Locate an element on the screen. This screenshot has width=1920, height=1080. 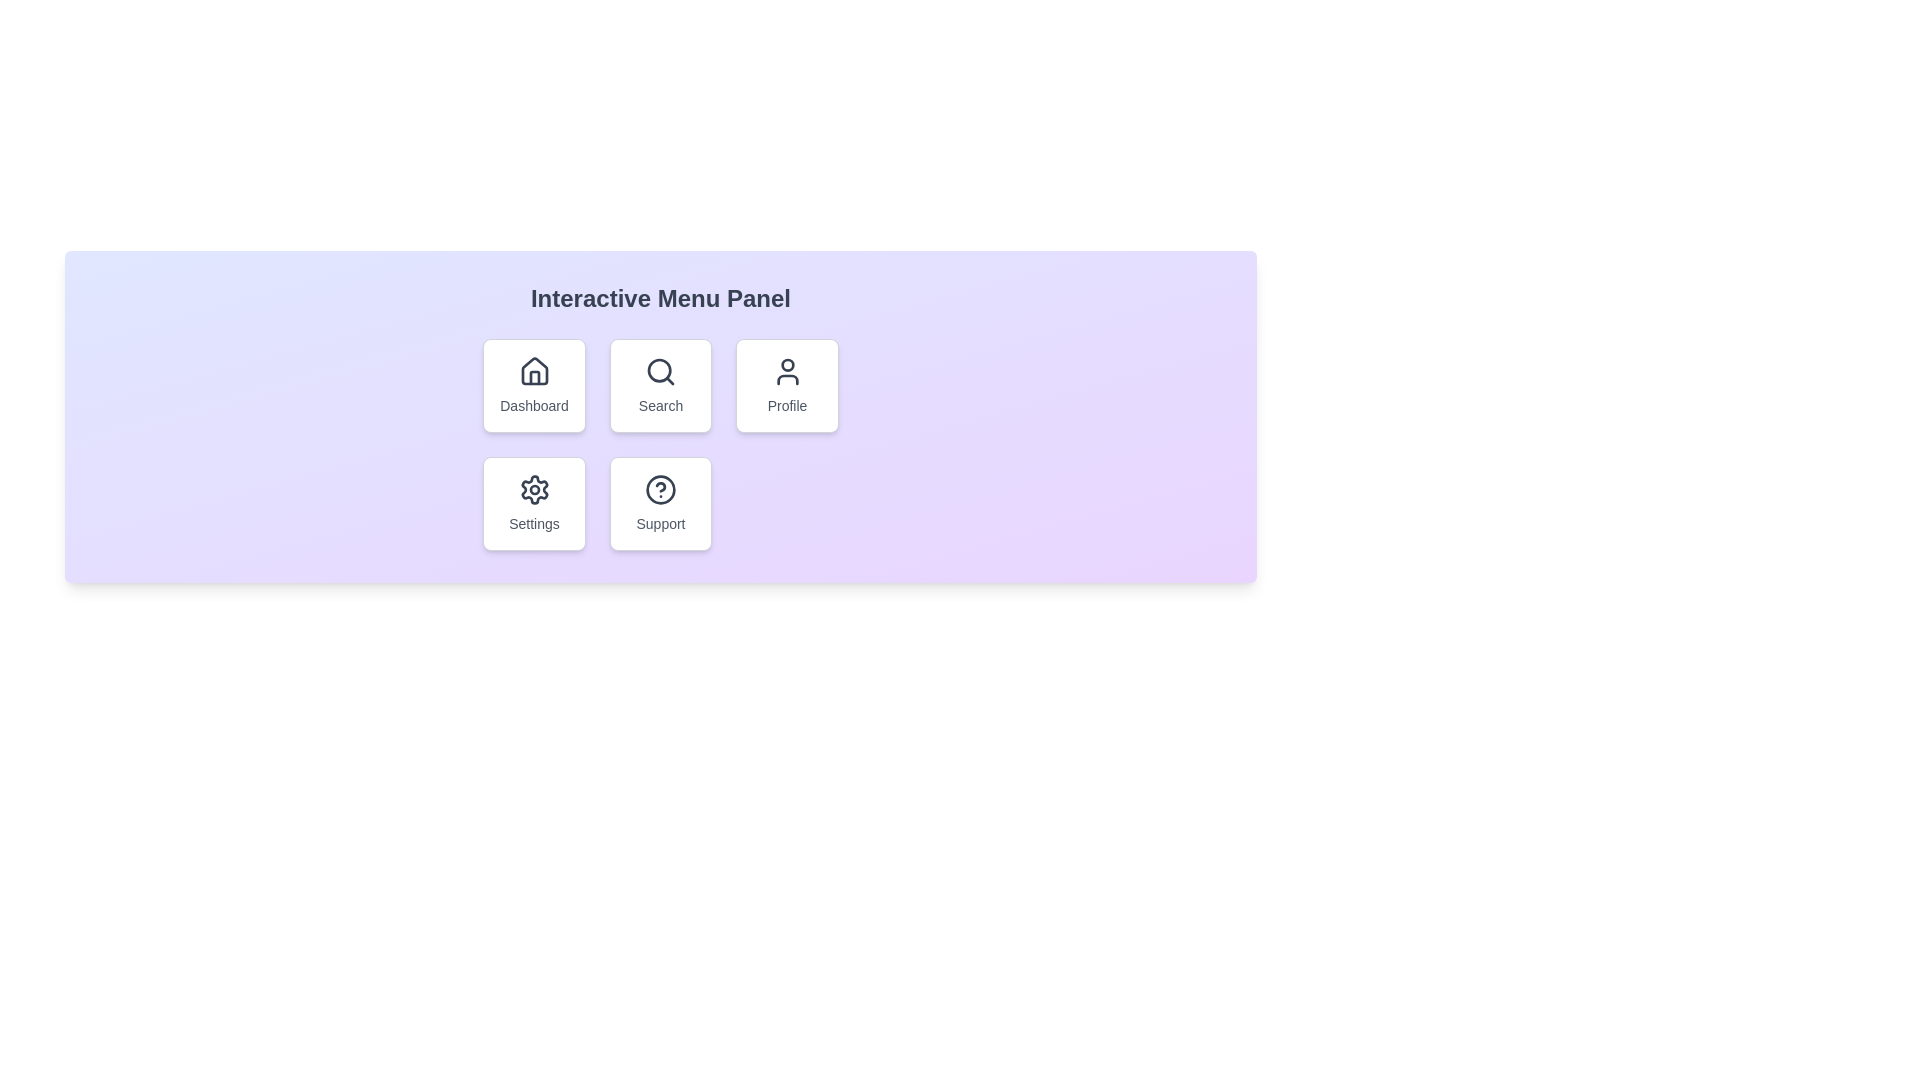
the 'Dashboard' icon located in the top-left card of the 3x2 grid layout, which contains a house icon and the text 'Dashboard' is located at coordinates (534, 371).